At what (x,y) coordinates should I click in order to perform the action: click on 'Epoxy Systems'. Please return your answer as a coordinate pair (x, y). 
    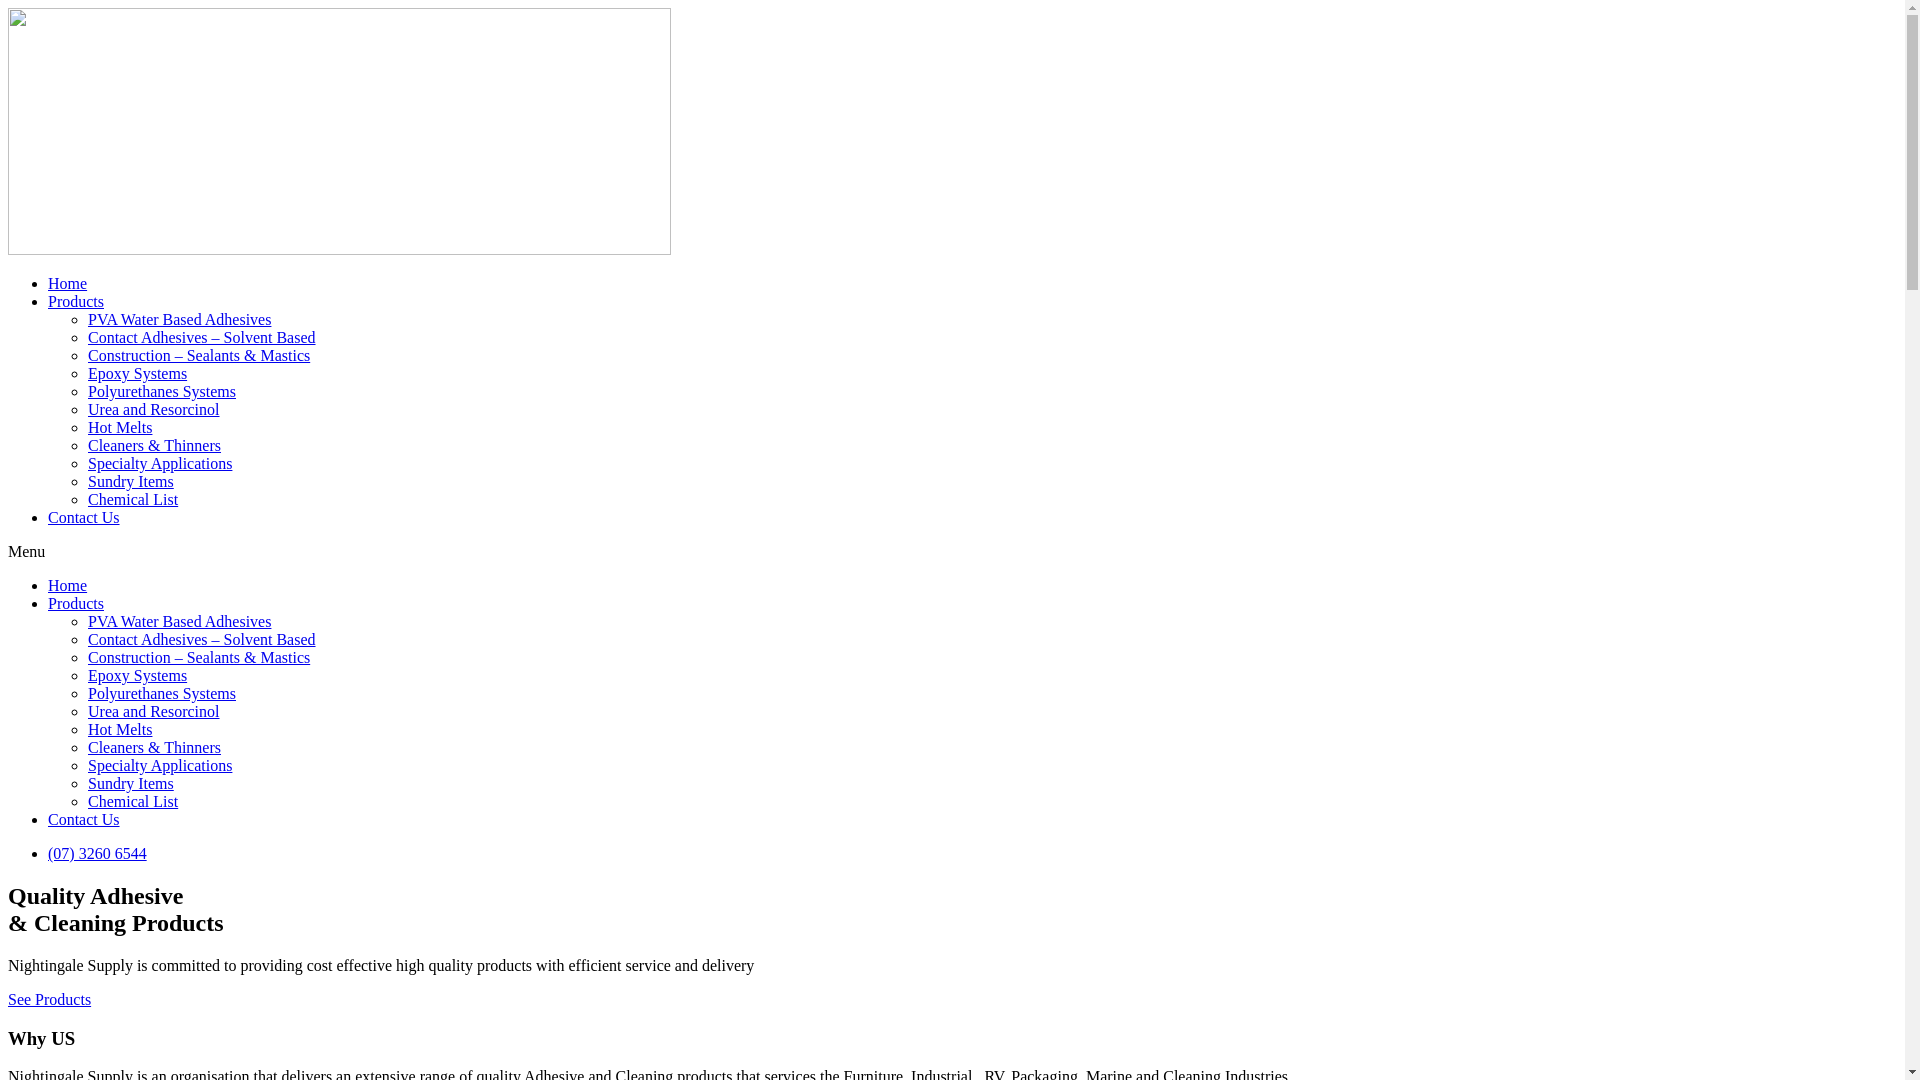
    Looking at the image, I should click on (136, 675).